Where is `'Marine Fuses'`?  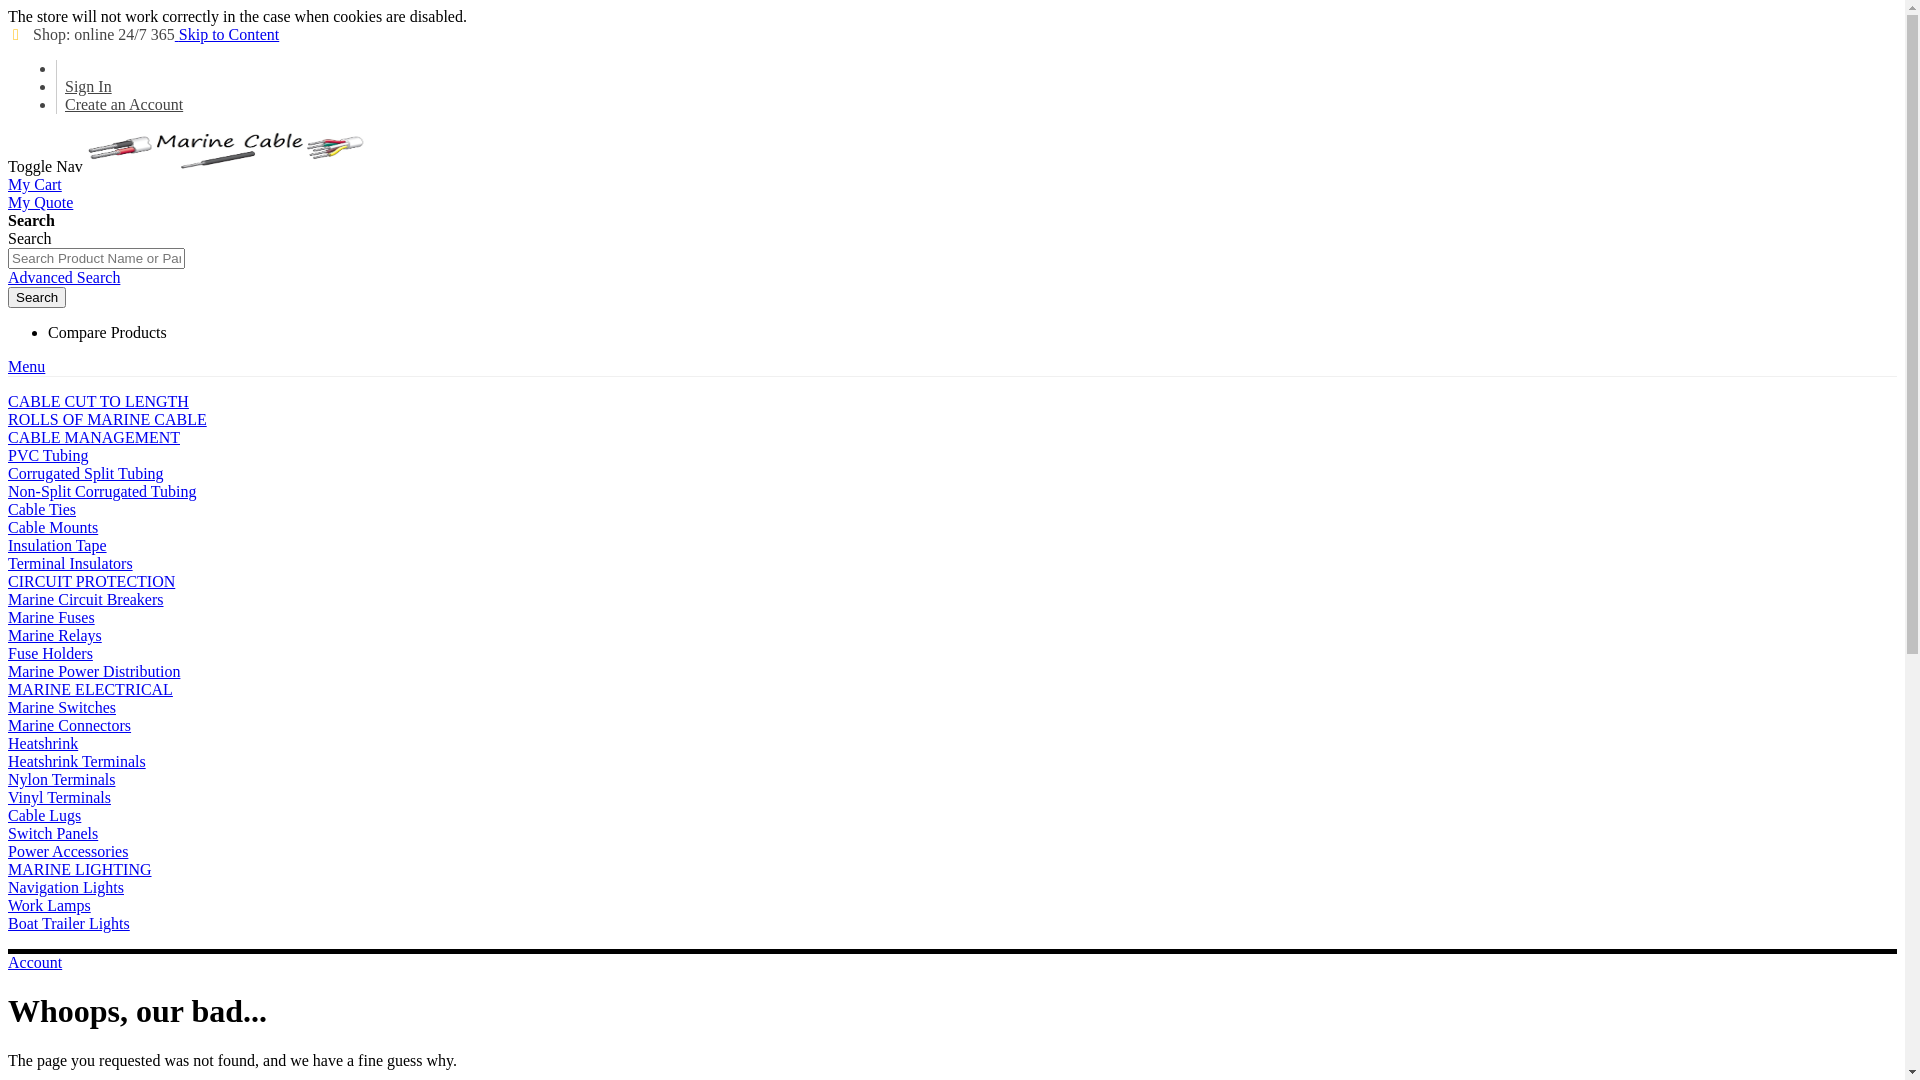 'Marine Fuses' is located at coordinates (8, 616).